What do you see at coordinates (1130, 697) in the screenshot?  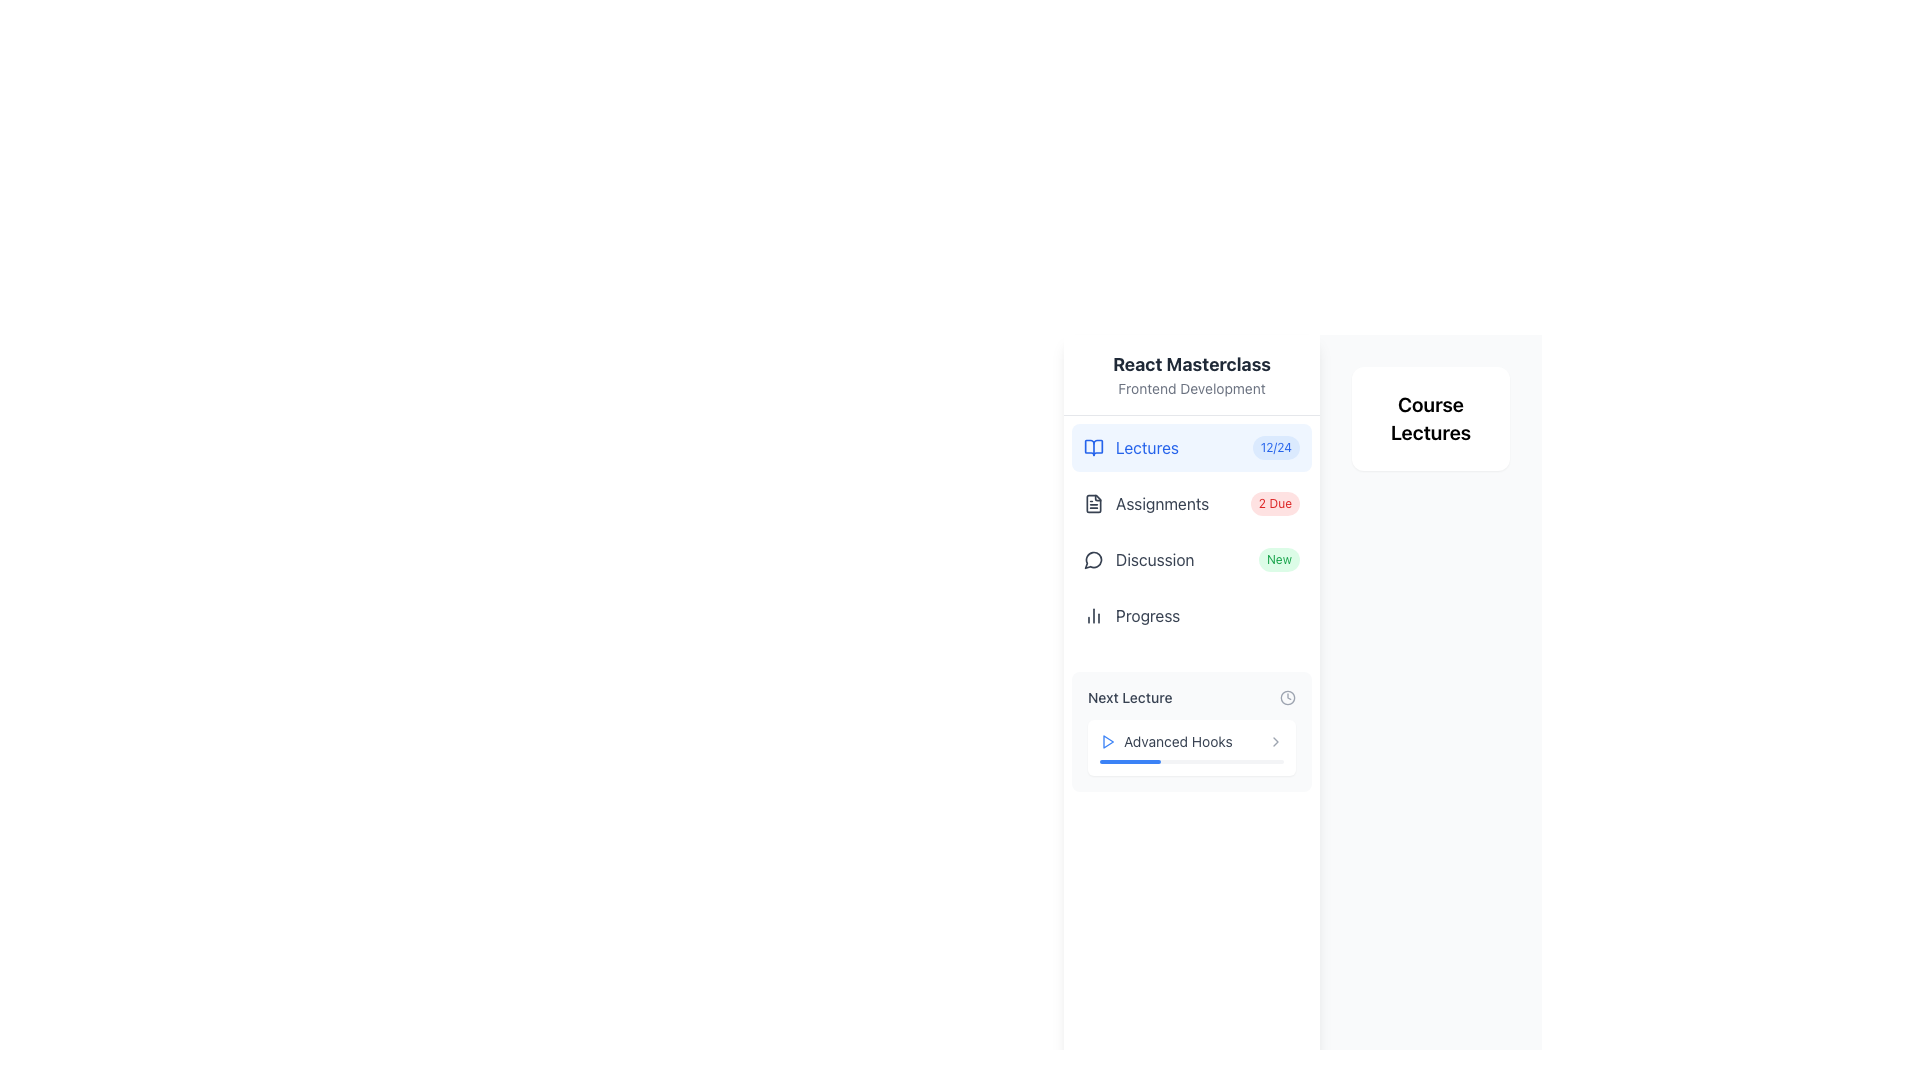 I see `the Text Label indicating the next lecture in the sidebar of the course interface, located below the navigation items like 'Lectures' and 'Assignments.'` at bounding box center [1130, 697].